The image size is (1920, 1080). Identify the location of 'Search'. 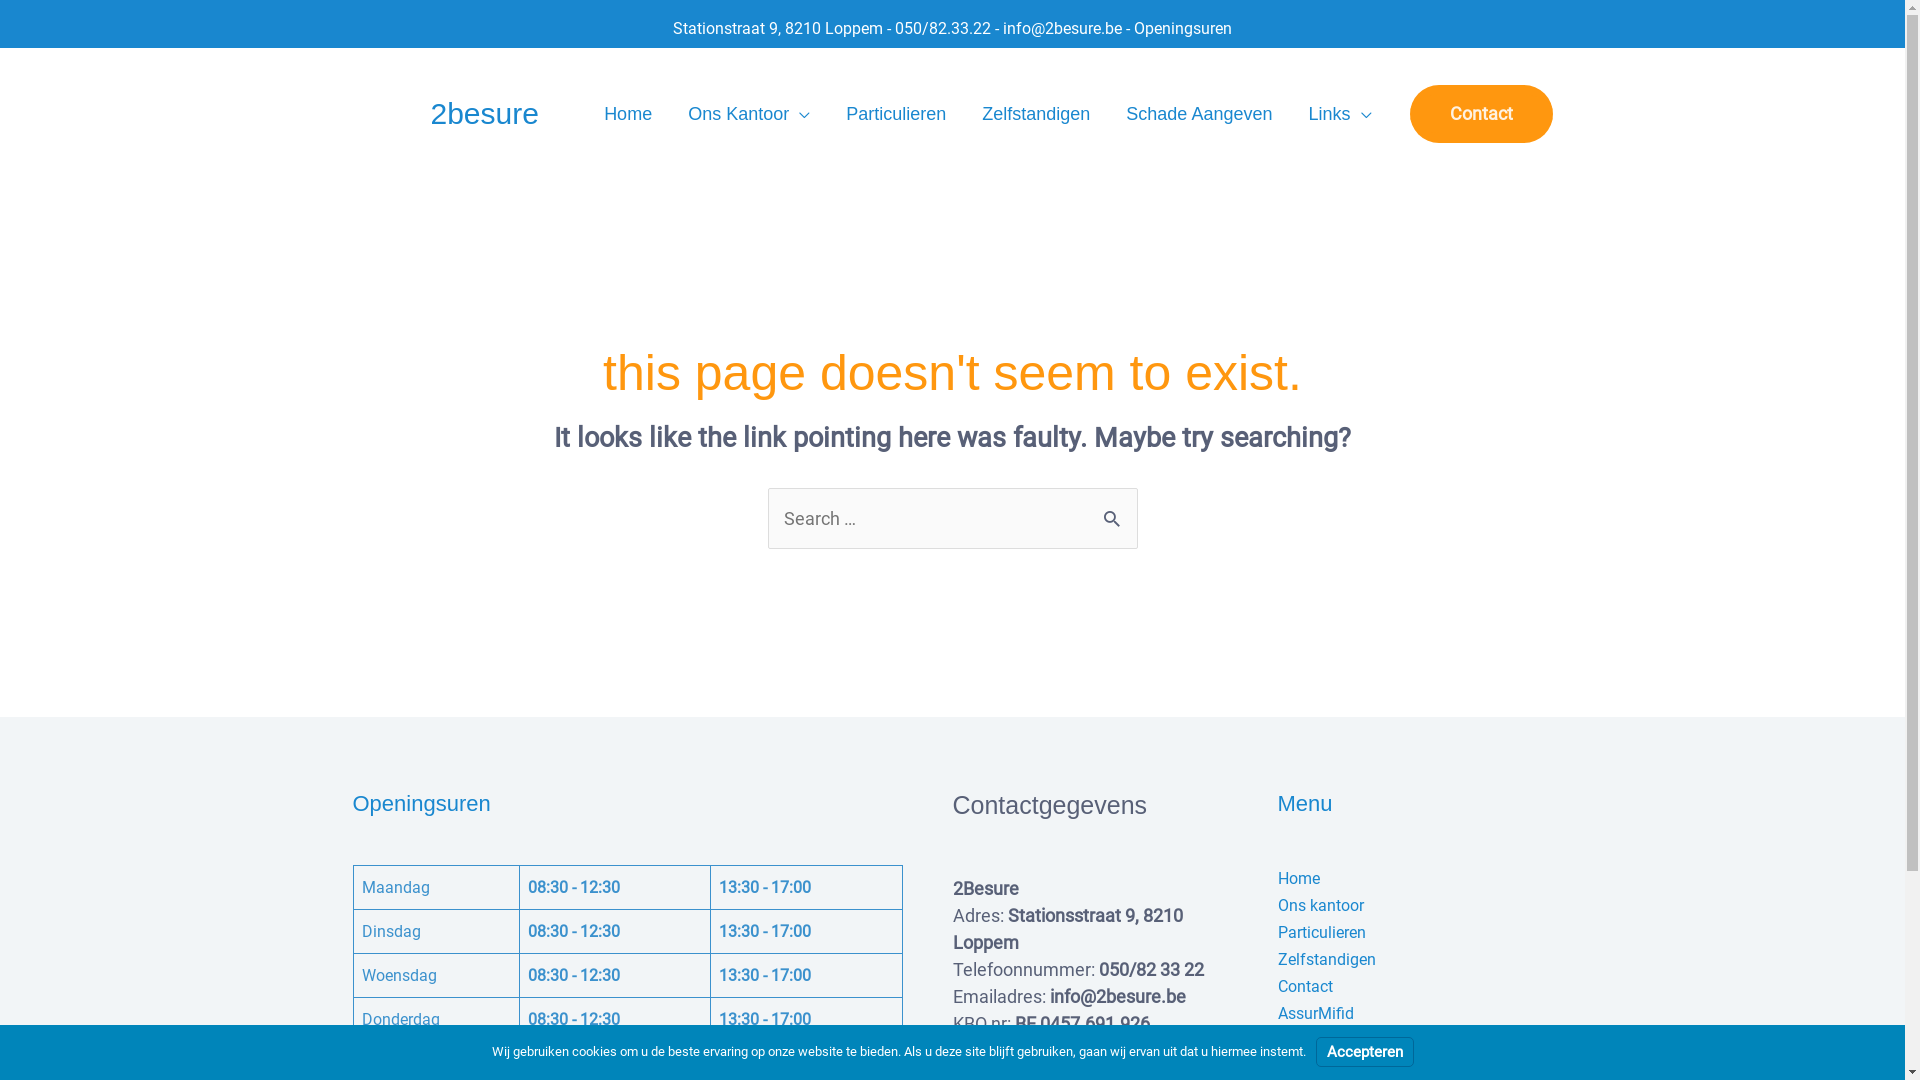
(1113, 507).